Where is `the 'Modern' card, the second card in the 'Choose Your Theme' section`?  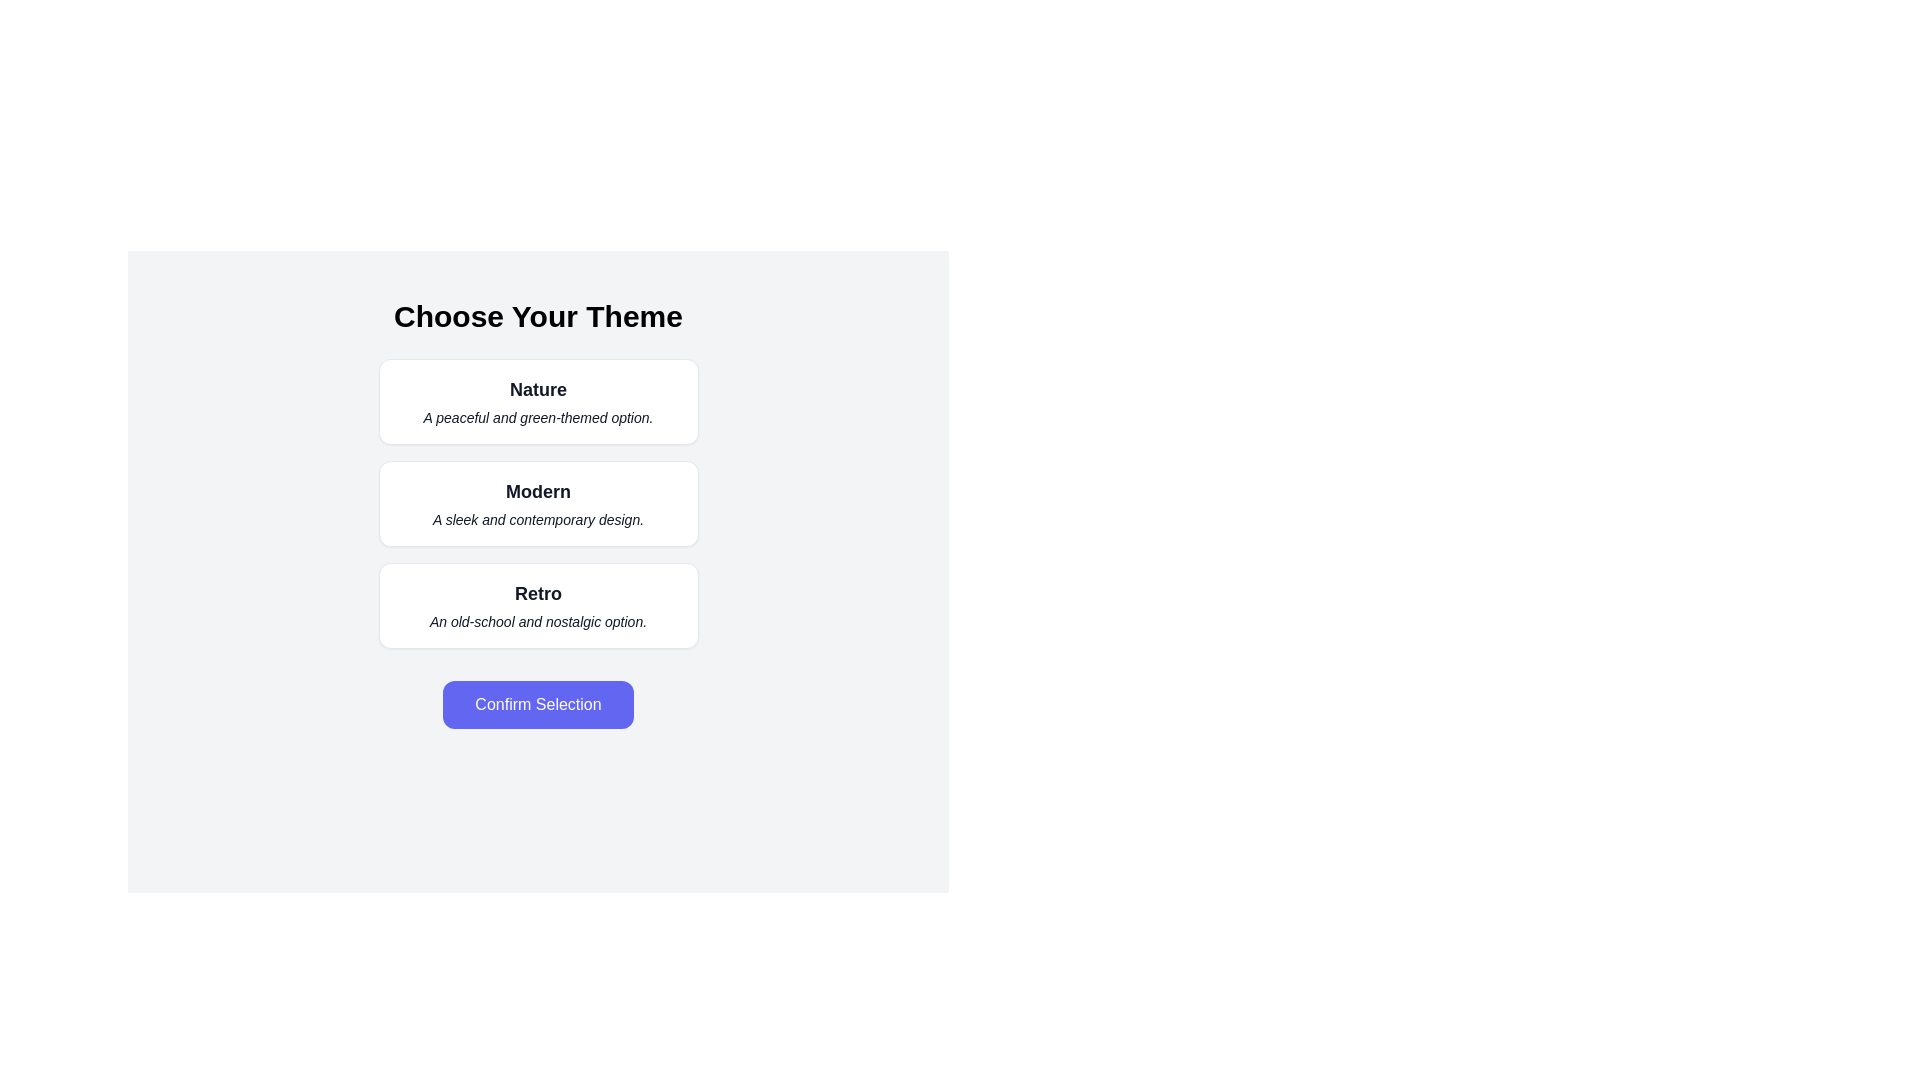
the 'Modern' card, the second card in the 'Choose Your Theme' section is located at coordinates (538, 503).